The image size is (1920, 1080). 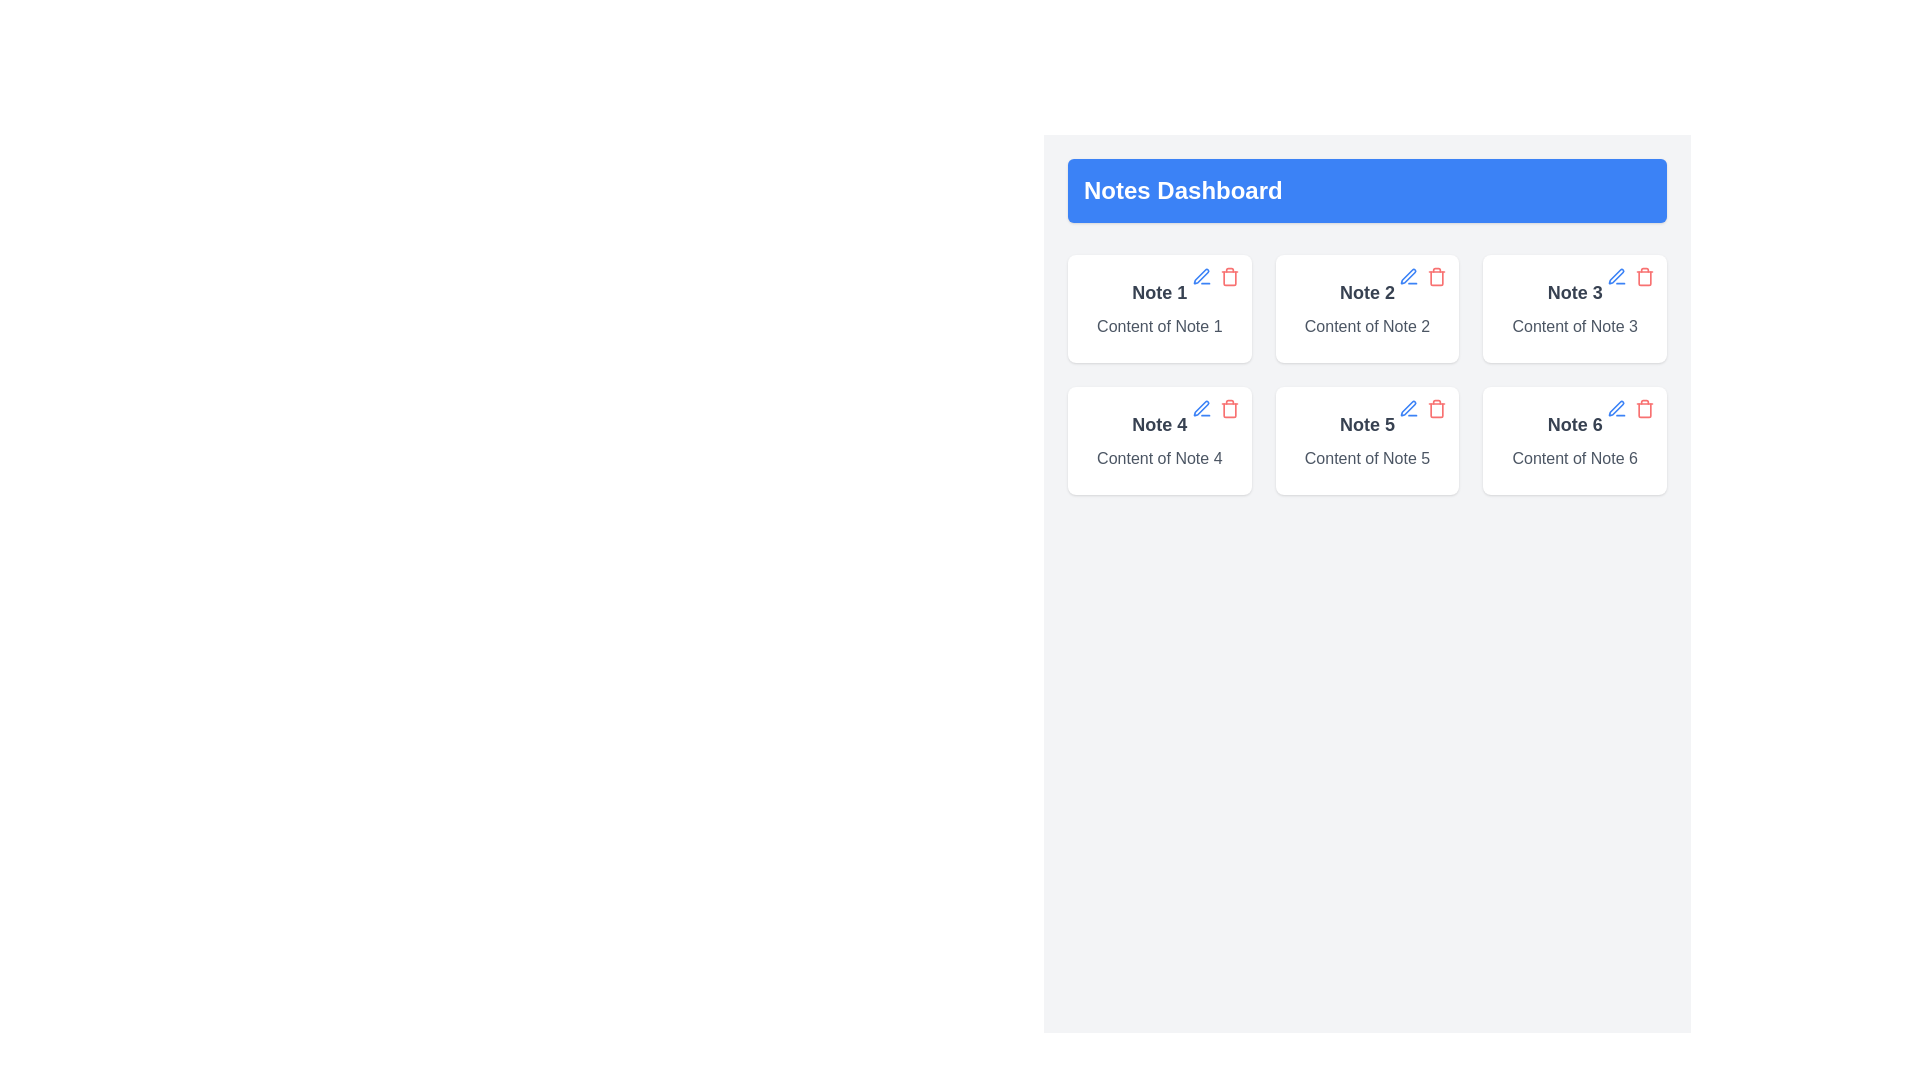 I want to click on the second card in the notes dashboard, so click(x=1366, y=308).